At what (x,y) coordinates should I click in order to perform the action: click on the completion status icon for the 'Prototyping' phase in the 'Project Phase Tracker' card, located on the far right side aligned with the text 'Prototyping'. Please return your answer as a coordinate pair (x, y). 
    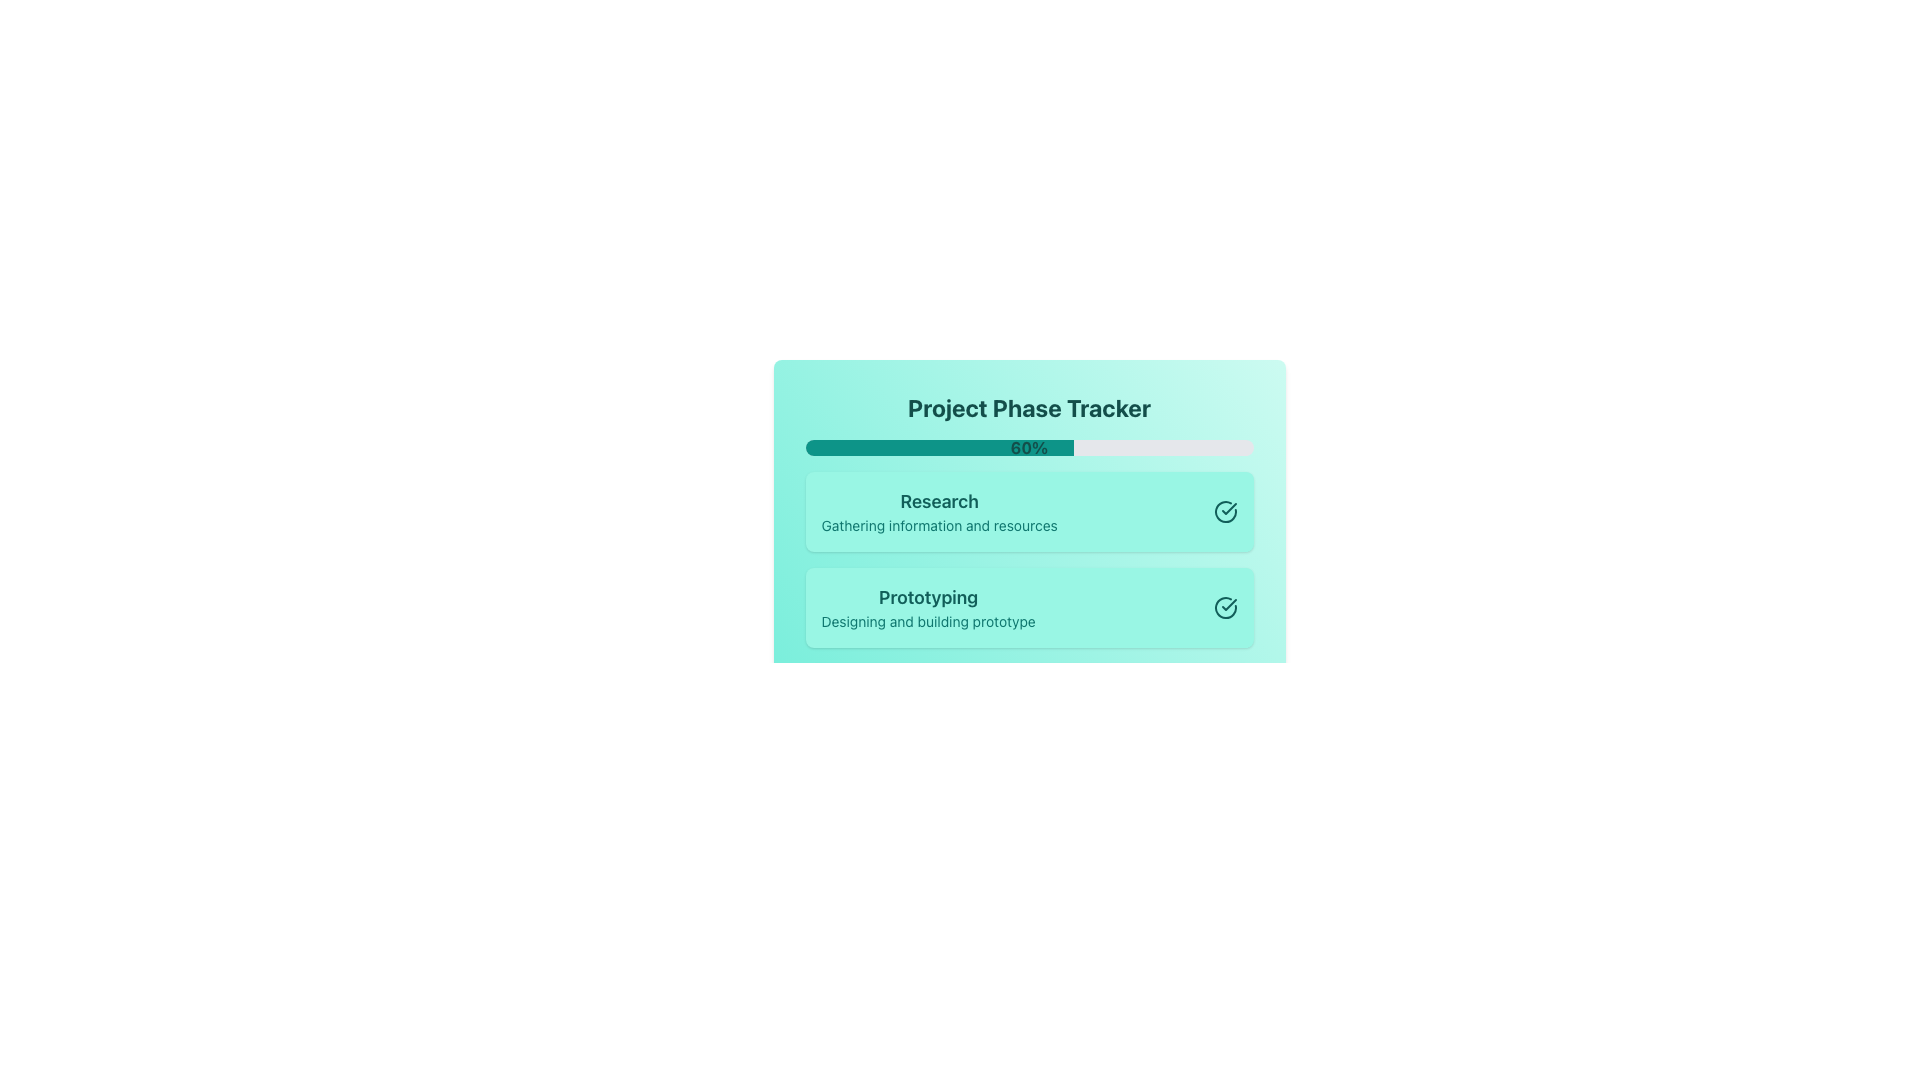
    Looking at the image, I should click on (1224, 607).